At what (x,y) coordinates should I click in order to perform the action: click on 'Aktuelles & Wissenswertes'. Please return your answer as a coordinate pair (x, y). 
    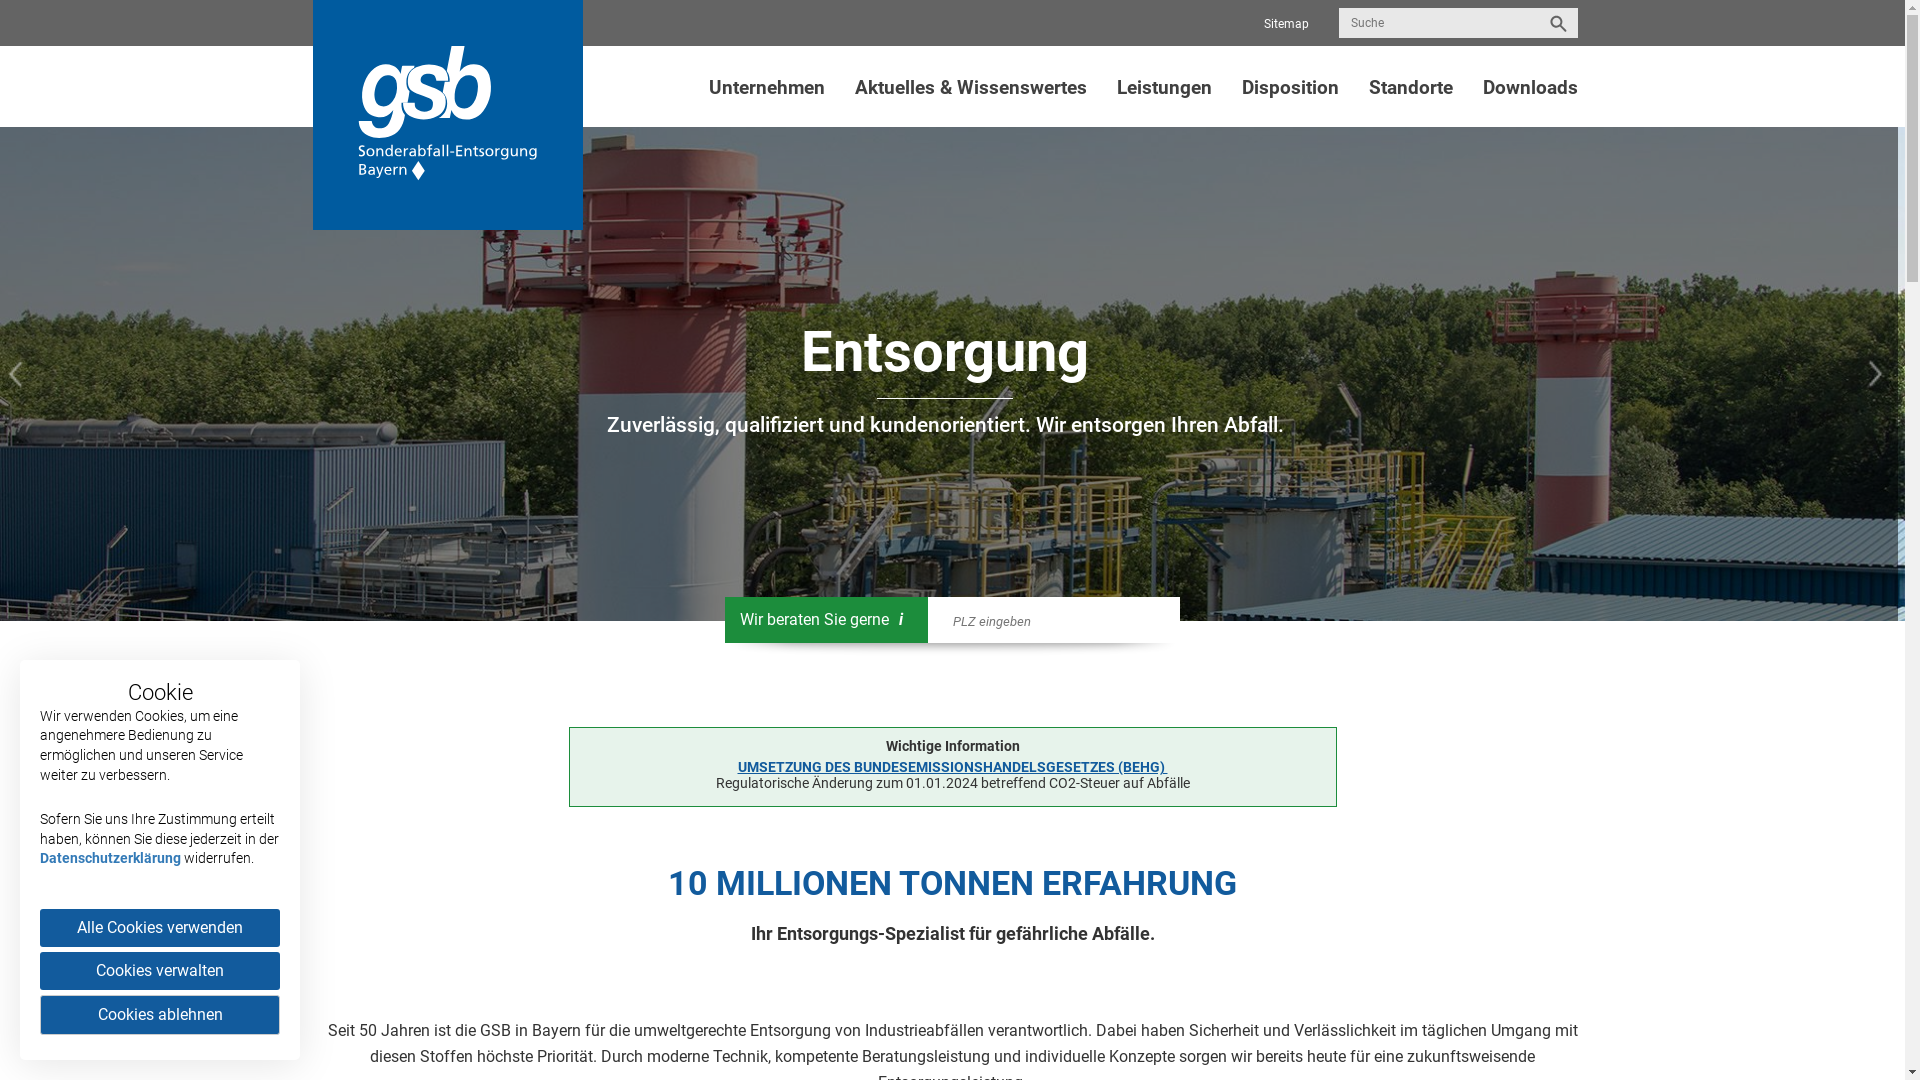
    Looking at the image, I should click on (840, 86).